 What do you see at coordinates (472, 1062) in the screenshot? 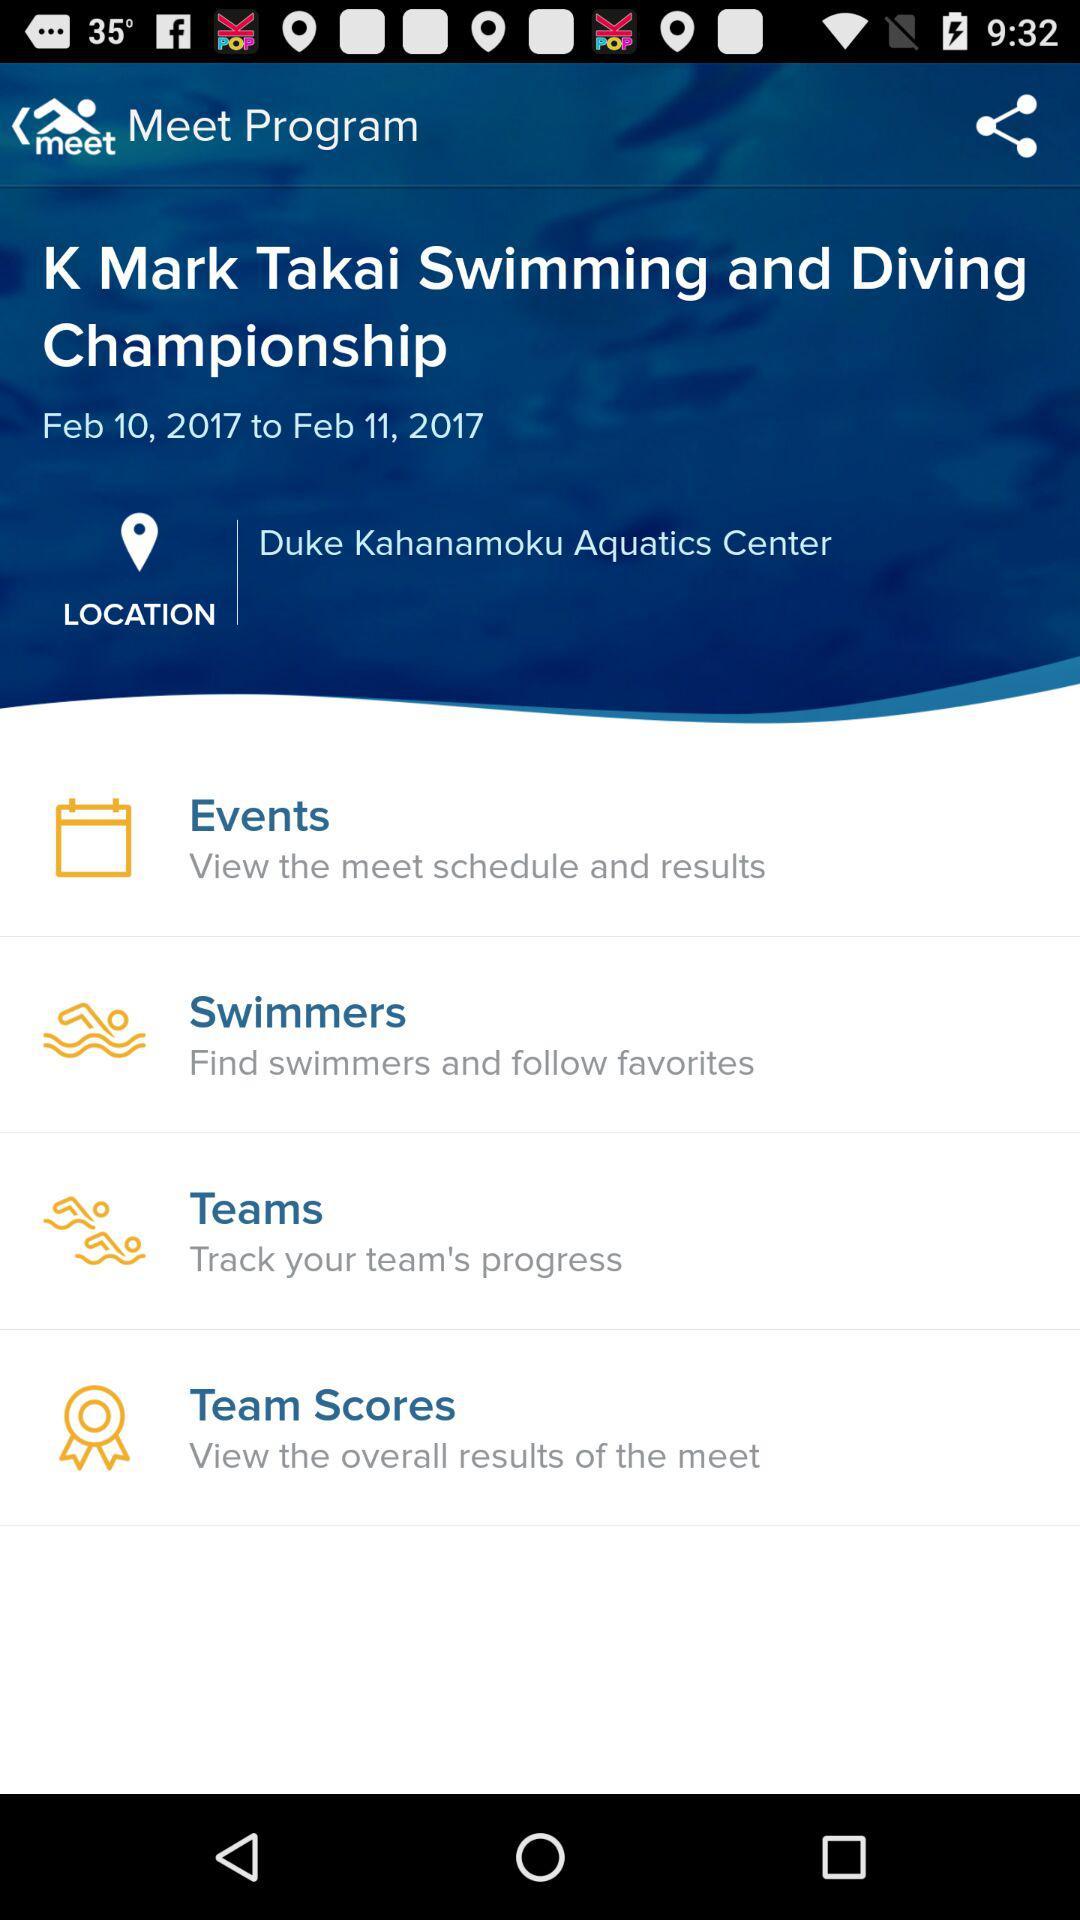
I see `find swimmers and` at bounding box center [472, 1062].